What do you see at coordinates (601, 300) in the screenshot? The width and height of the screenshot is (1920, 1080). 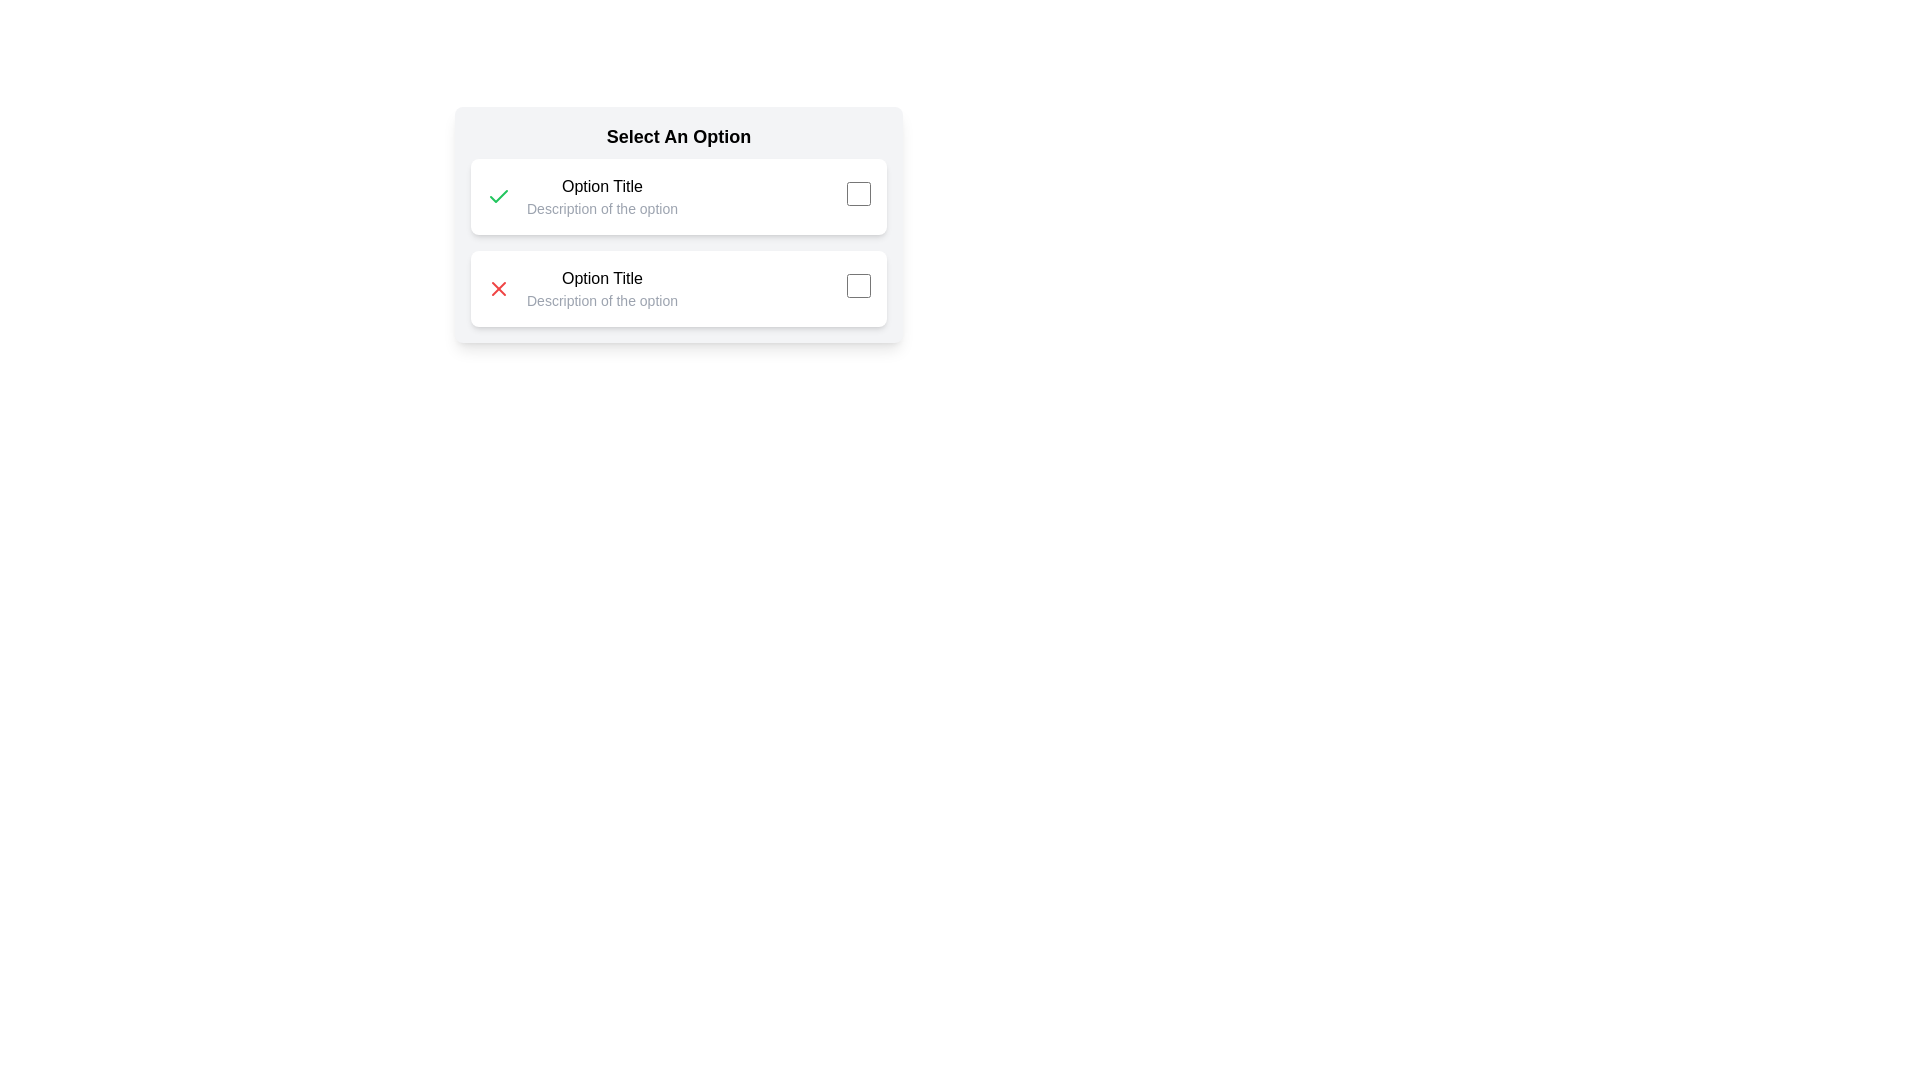 I see `the text label element displaying 'Description of the option', which is styled in small gray font and located beneath 'Option Title'` at bounding box center [601, 300].